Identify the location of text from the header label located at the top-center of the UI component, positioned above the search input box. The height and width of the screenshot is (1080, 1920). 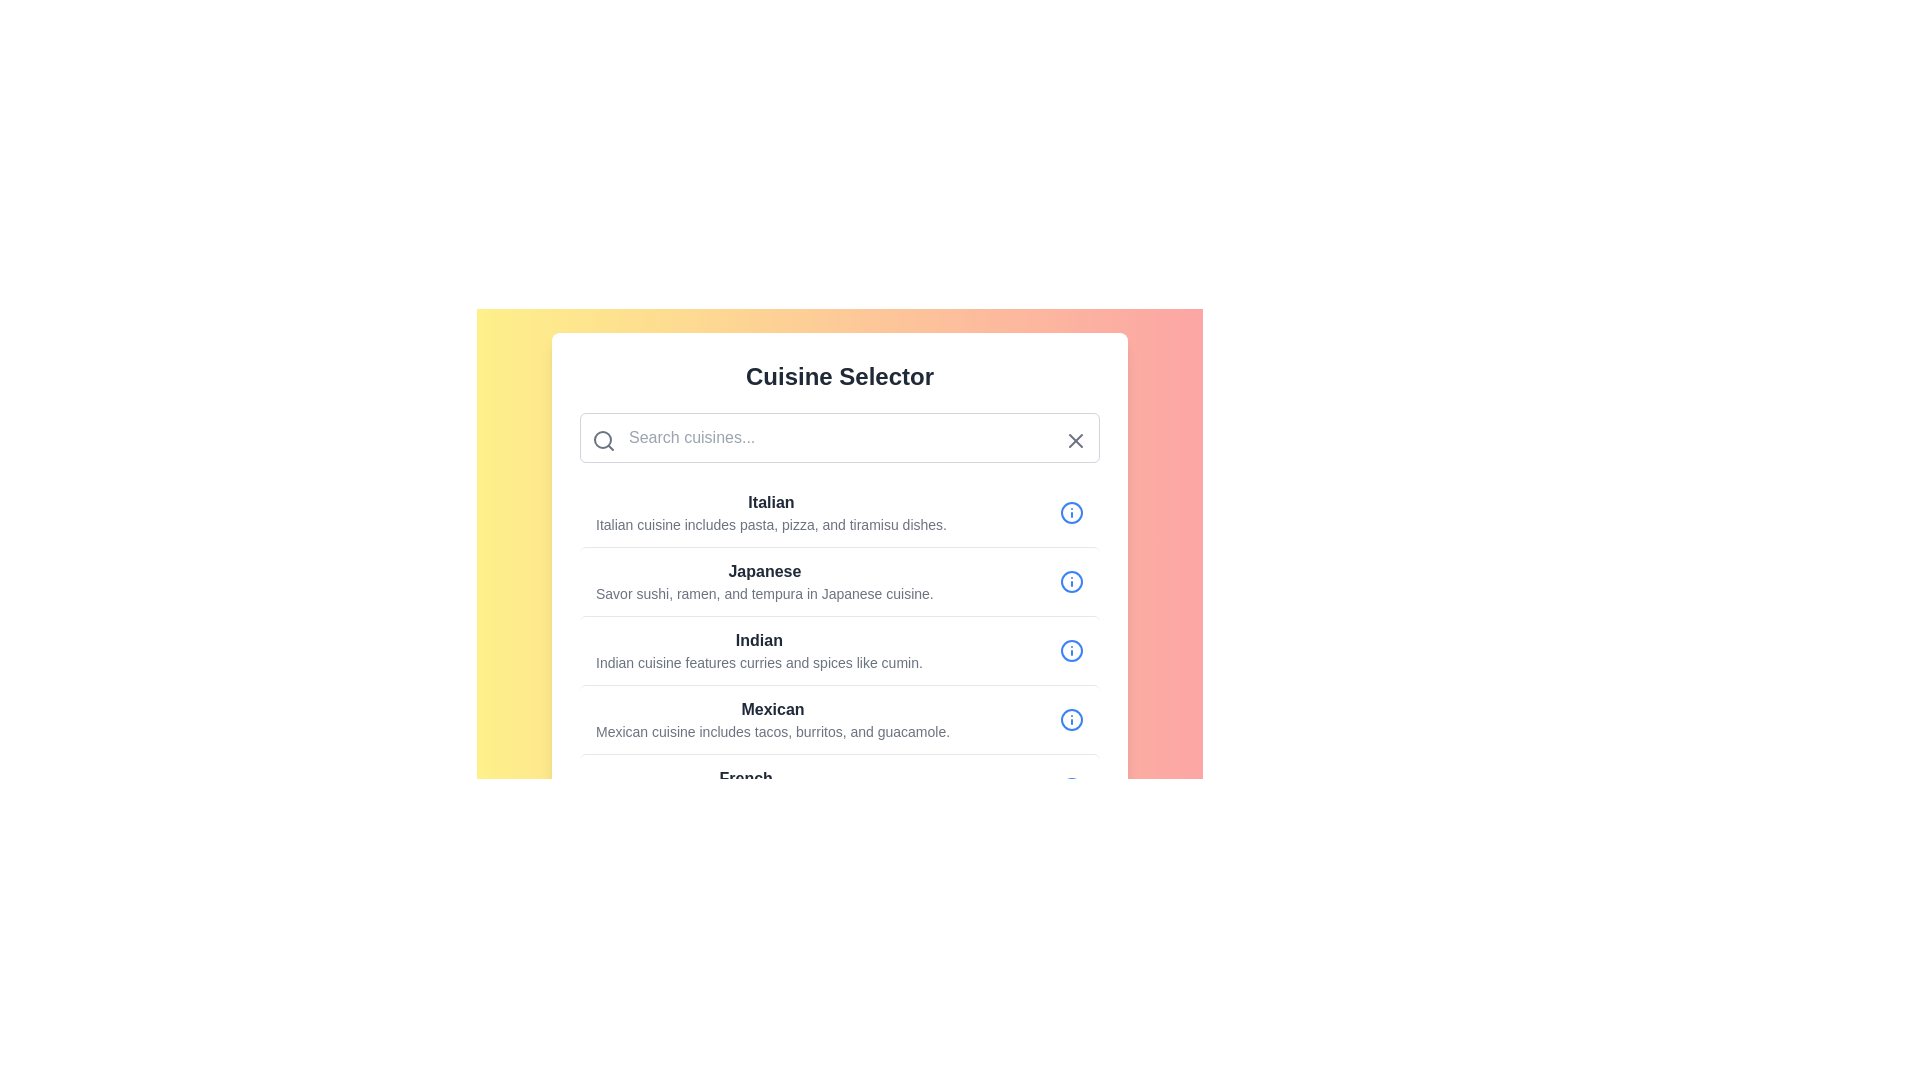
(840, 377).